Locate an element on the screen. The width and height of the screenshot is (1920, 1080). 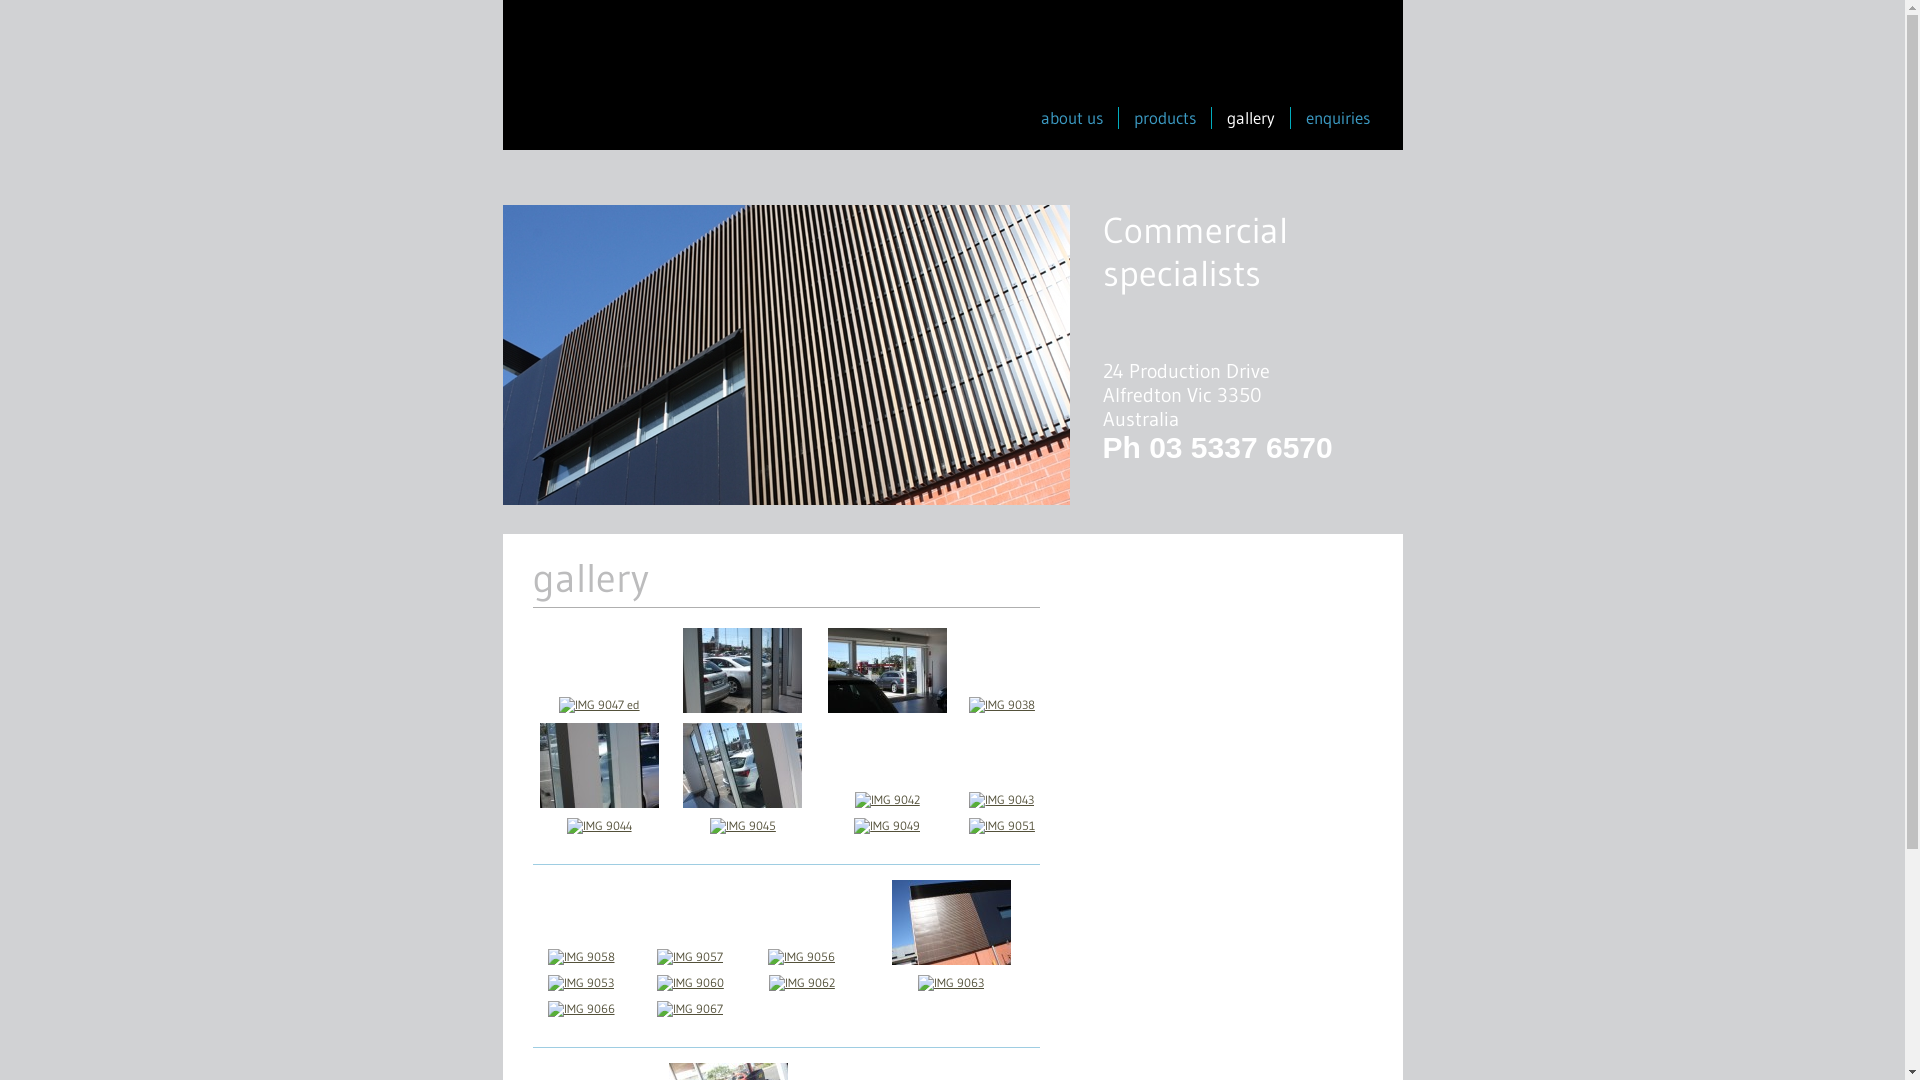
'IMG 9042' is located at coordinates (886, 799).